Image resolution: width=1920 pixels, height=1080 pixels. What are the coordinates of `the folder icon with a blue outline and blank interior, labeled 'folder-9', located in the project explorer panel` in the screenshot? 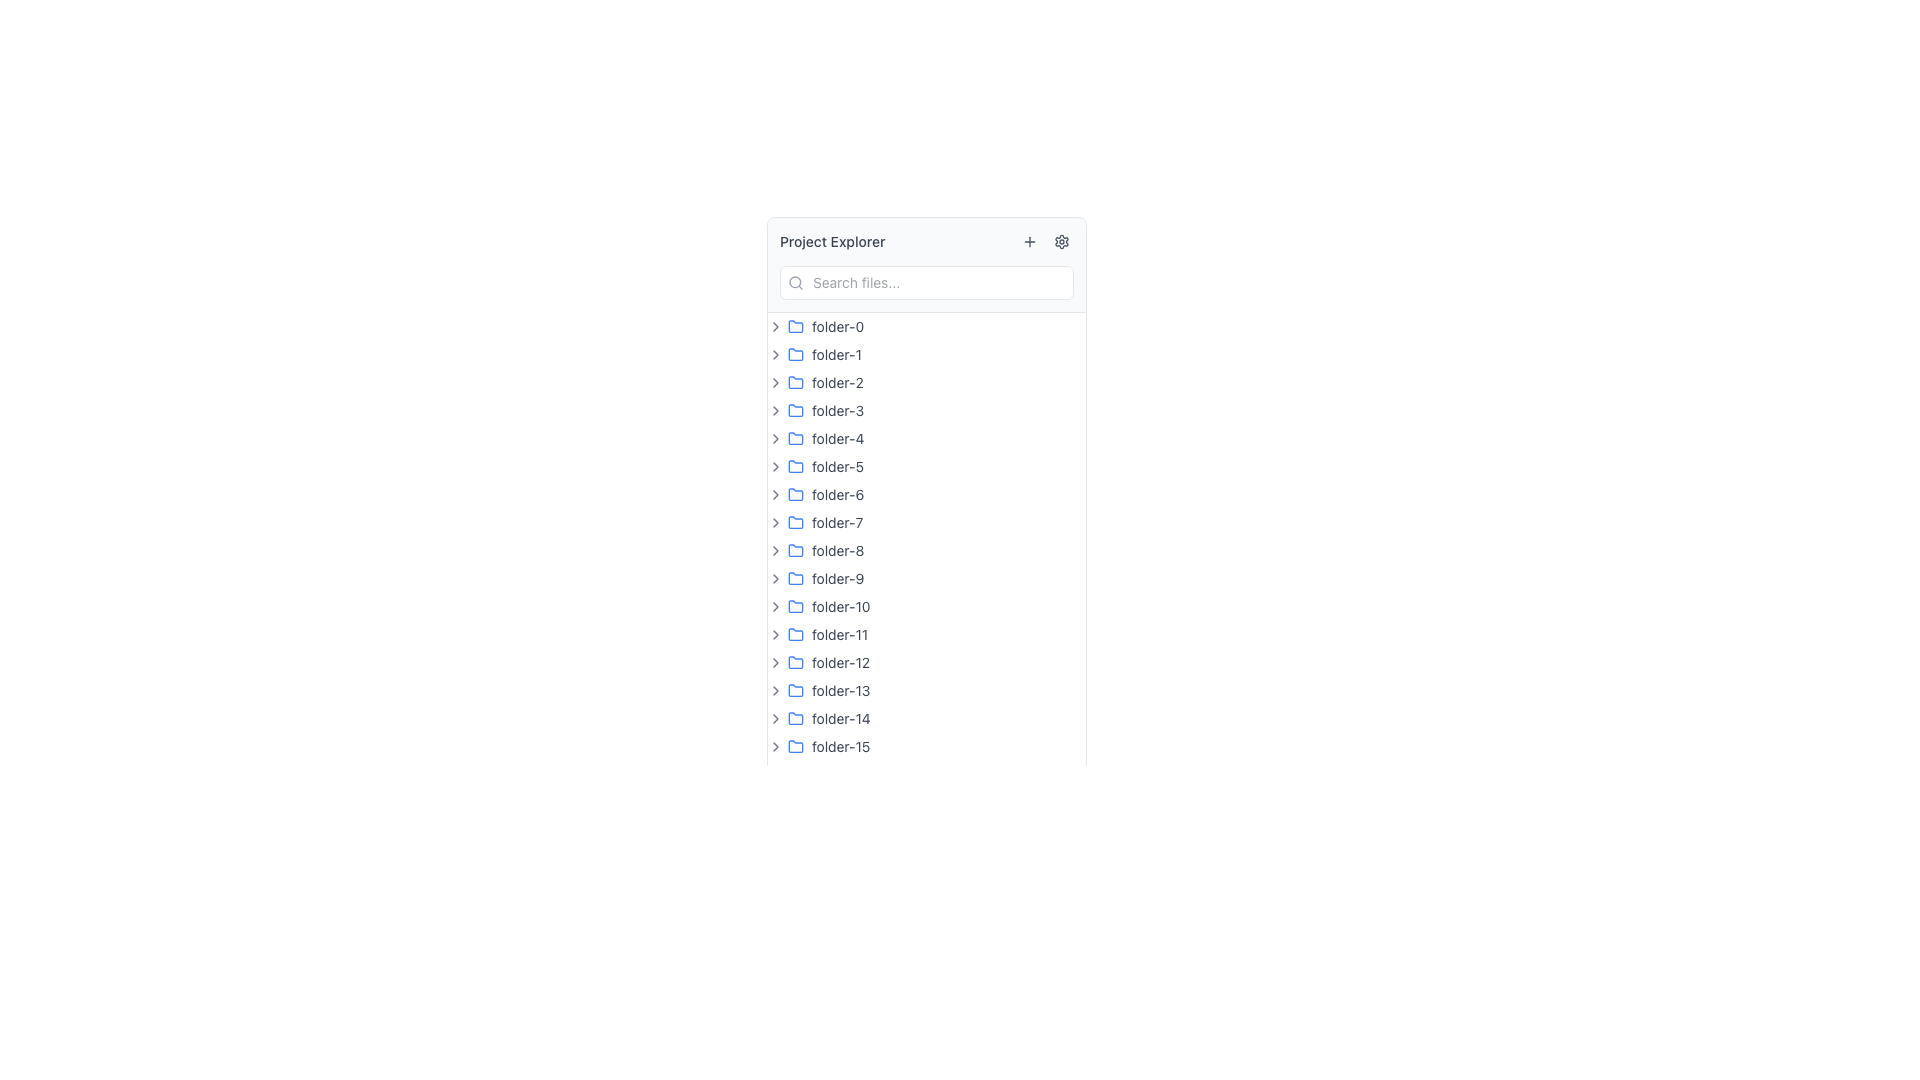 It's located at (795, 578).